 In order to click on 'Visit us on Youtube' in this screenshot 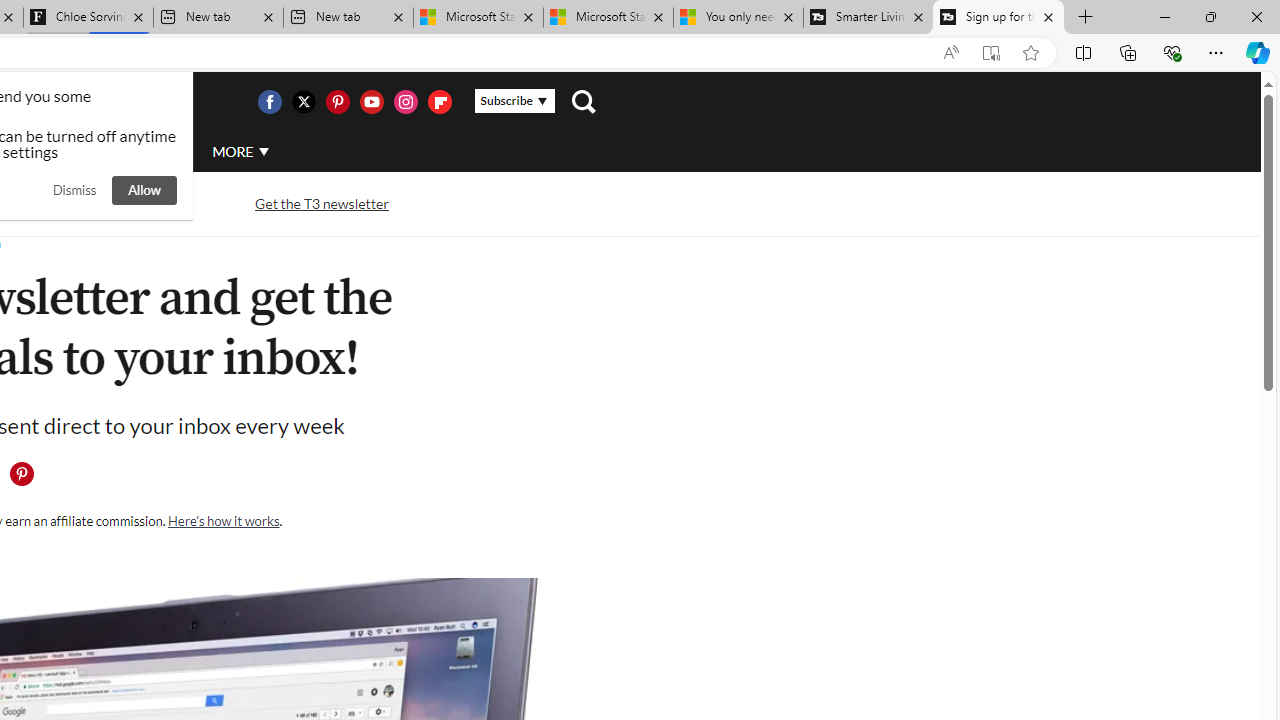, I will do `click(371, 101)`.